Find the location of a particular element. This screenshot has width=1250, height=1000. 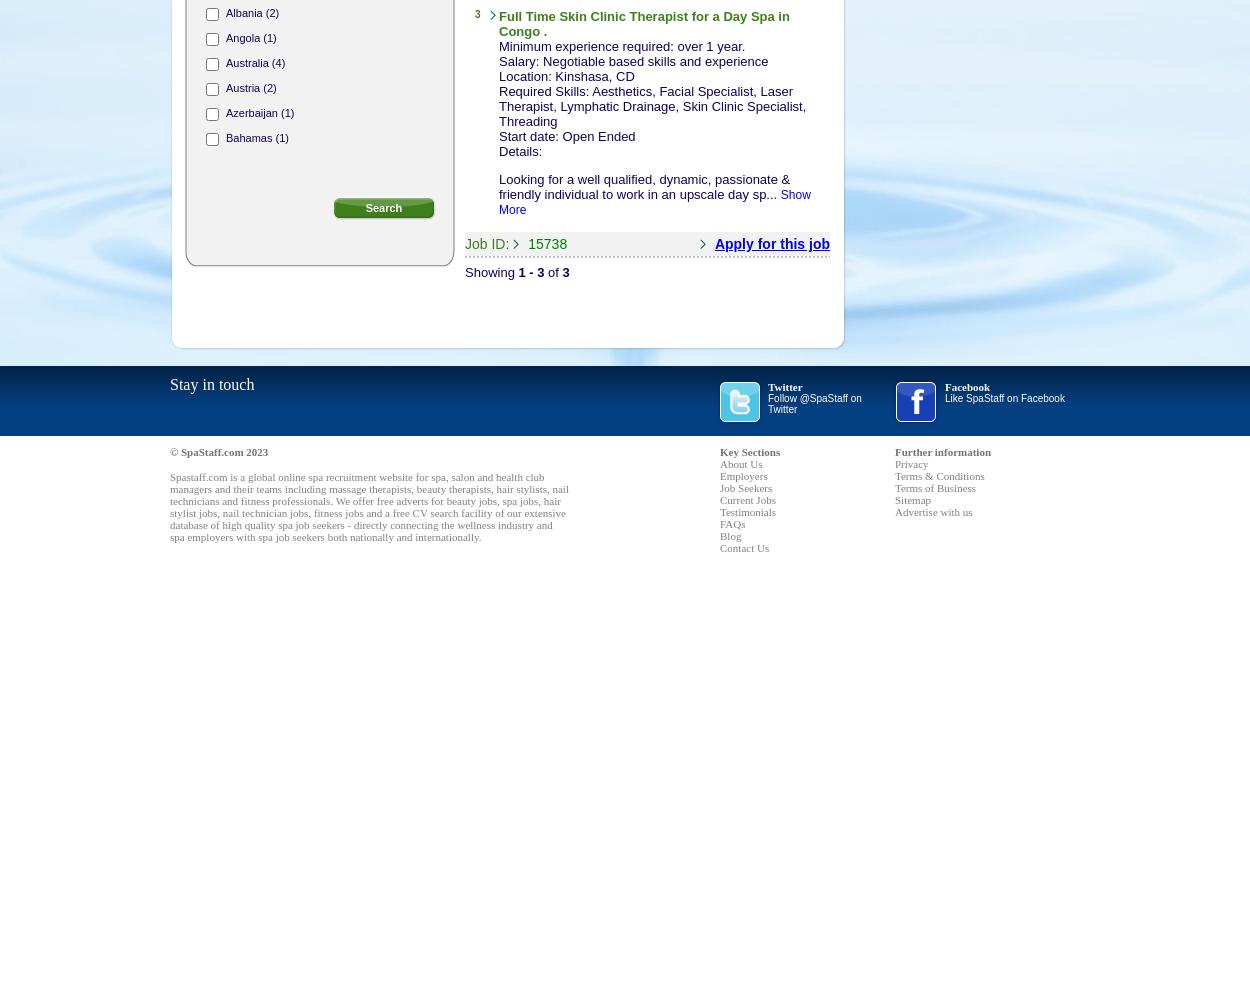

'Bermuda (8)' is located at coordinates (256, 188).